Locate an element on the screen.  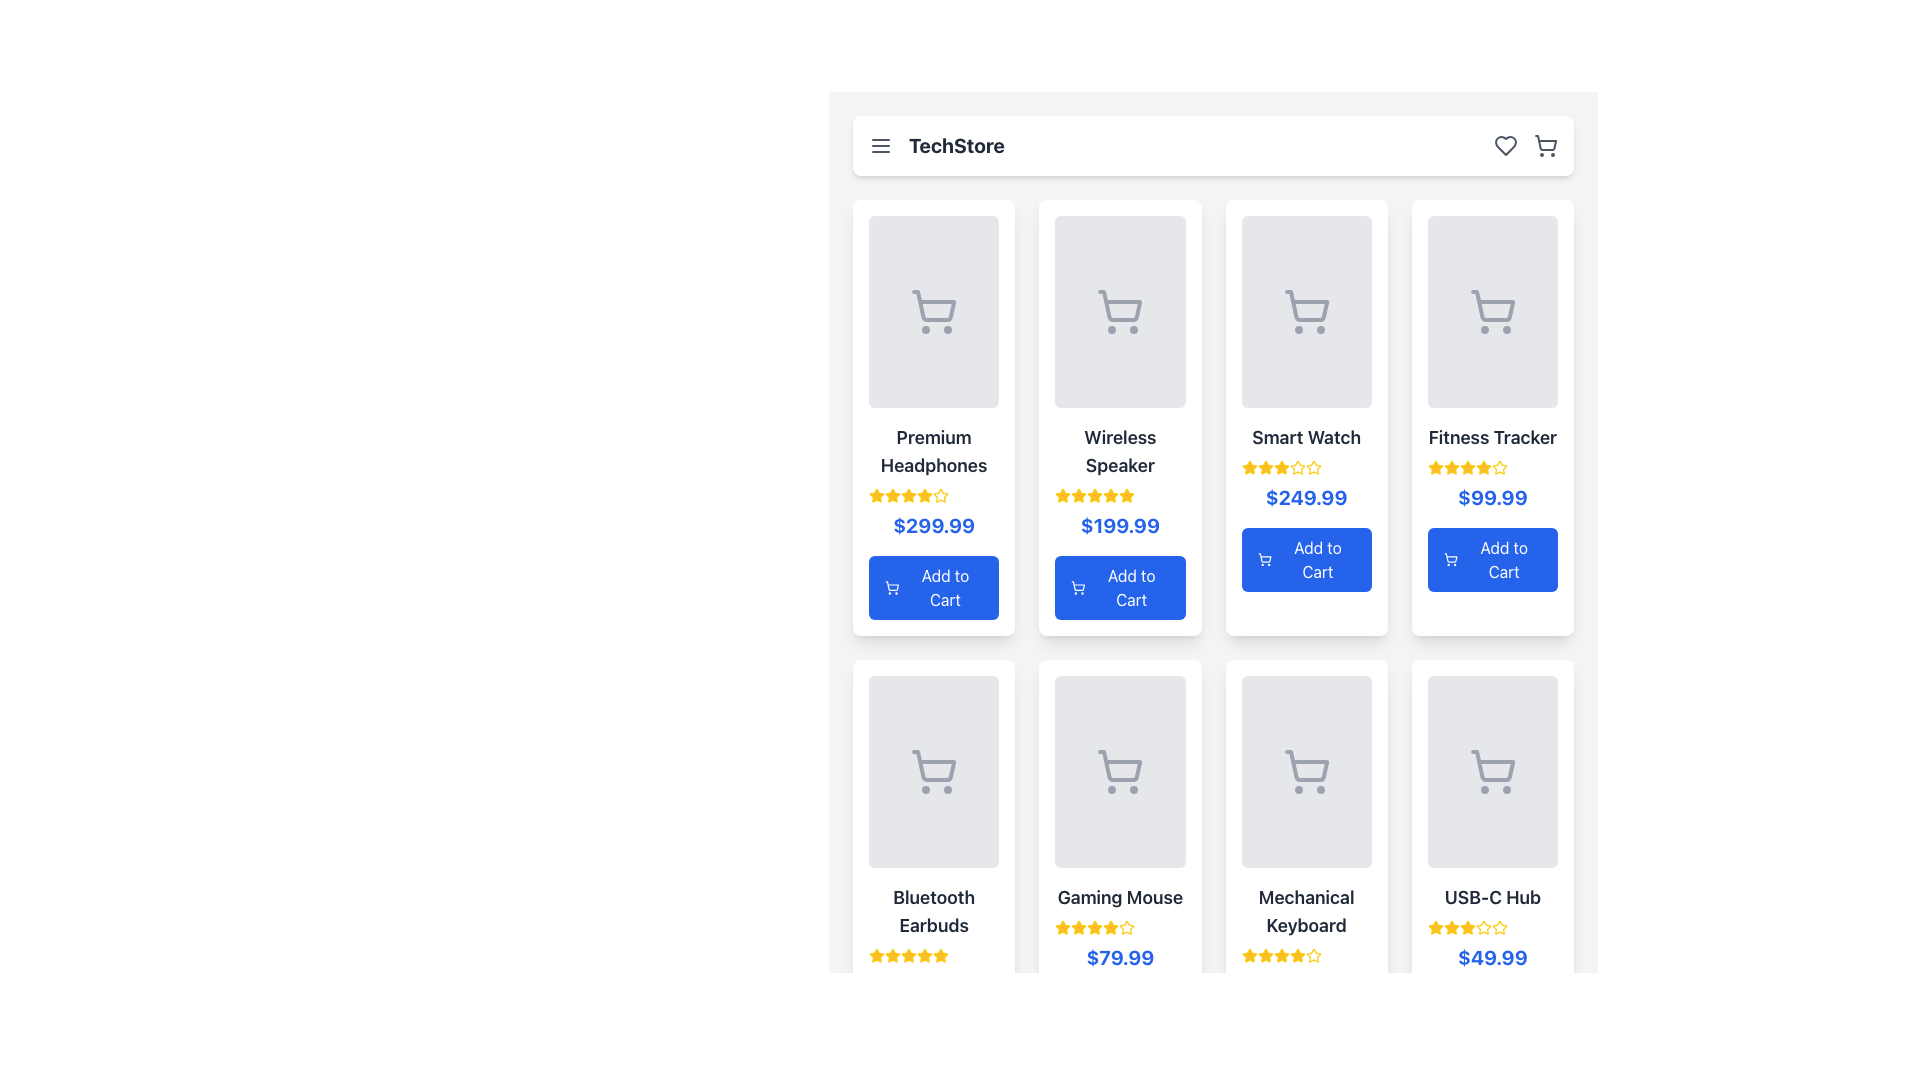
the third star in the rating series above the price '$79.99' to change the rating to three stars is located at coordinates (1264, 954).